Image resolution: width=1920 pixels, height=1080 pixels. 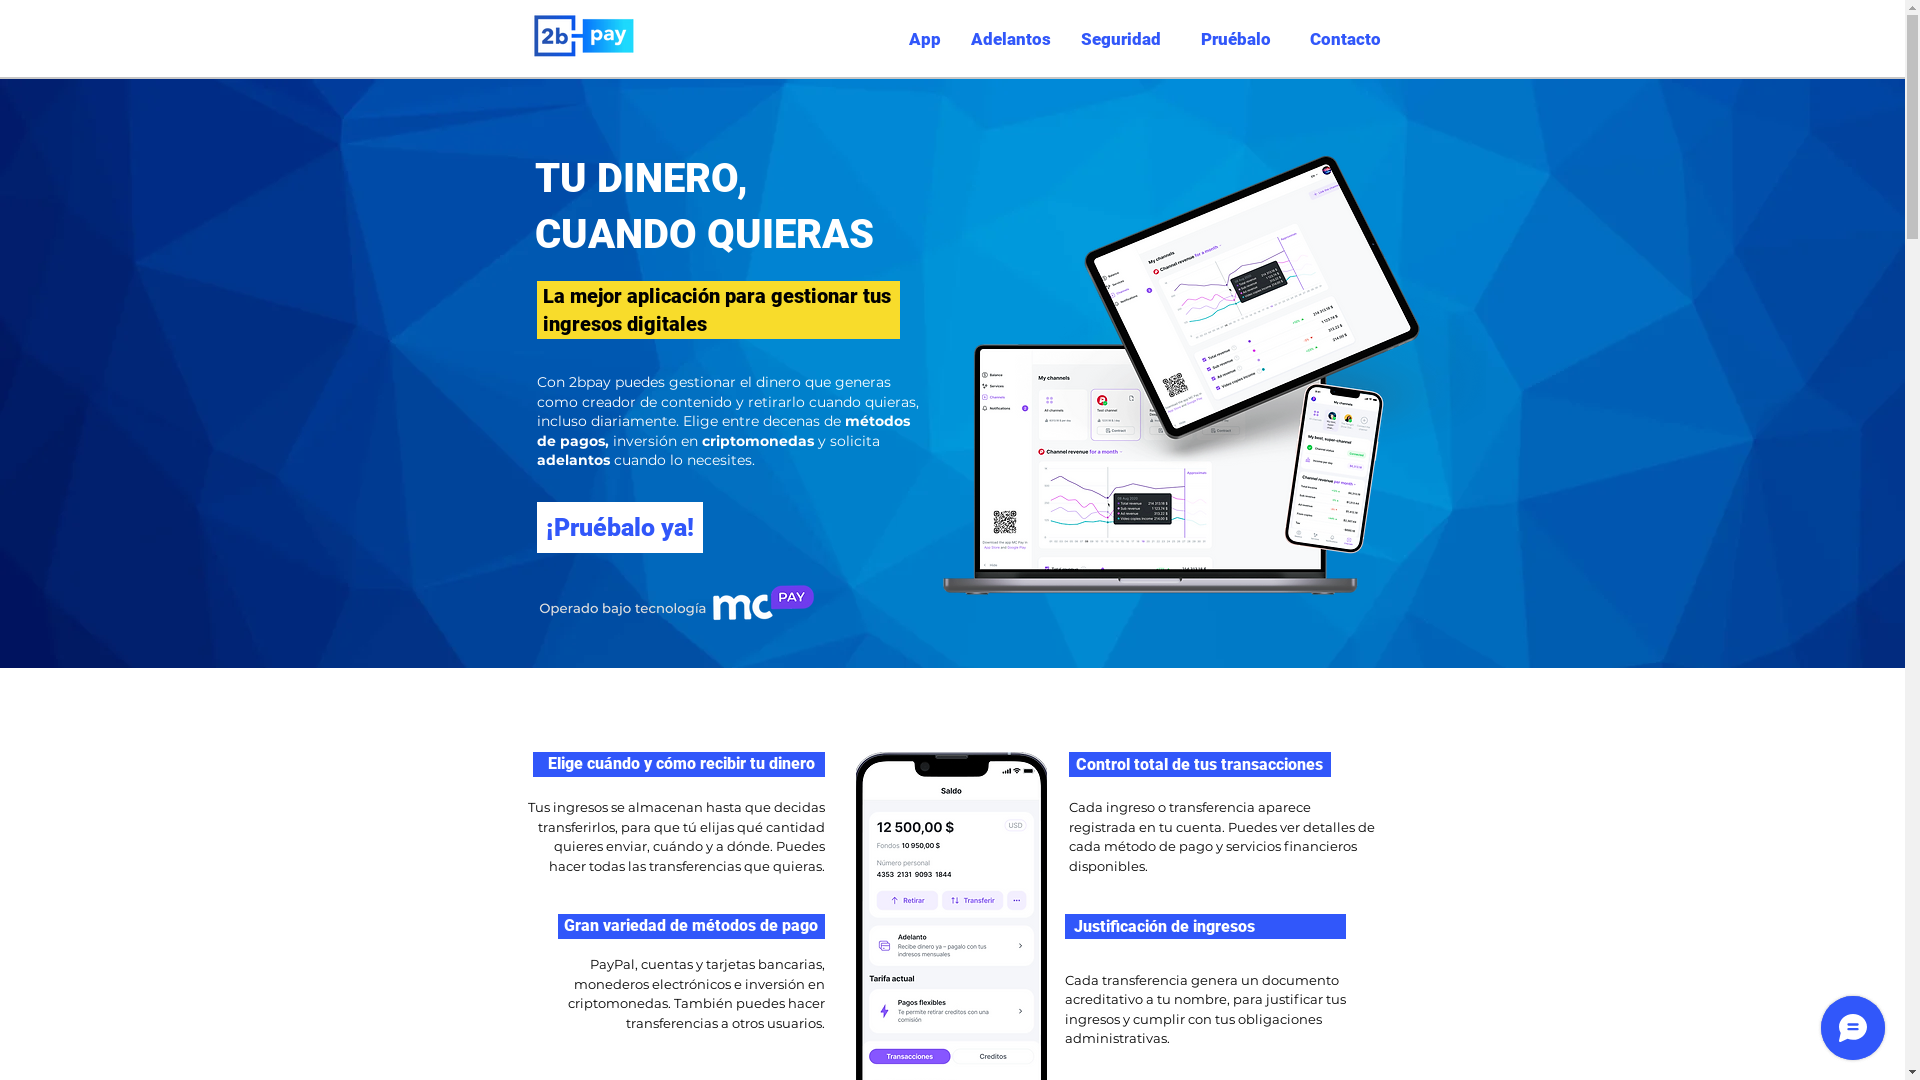 What do you see at coordinates (900, 38) in the screenshot?
I see `'App'` at bounding box center [900, 38].